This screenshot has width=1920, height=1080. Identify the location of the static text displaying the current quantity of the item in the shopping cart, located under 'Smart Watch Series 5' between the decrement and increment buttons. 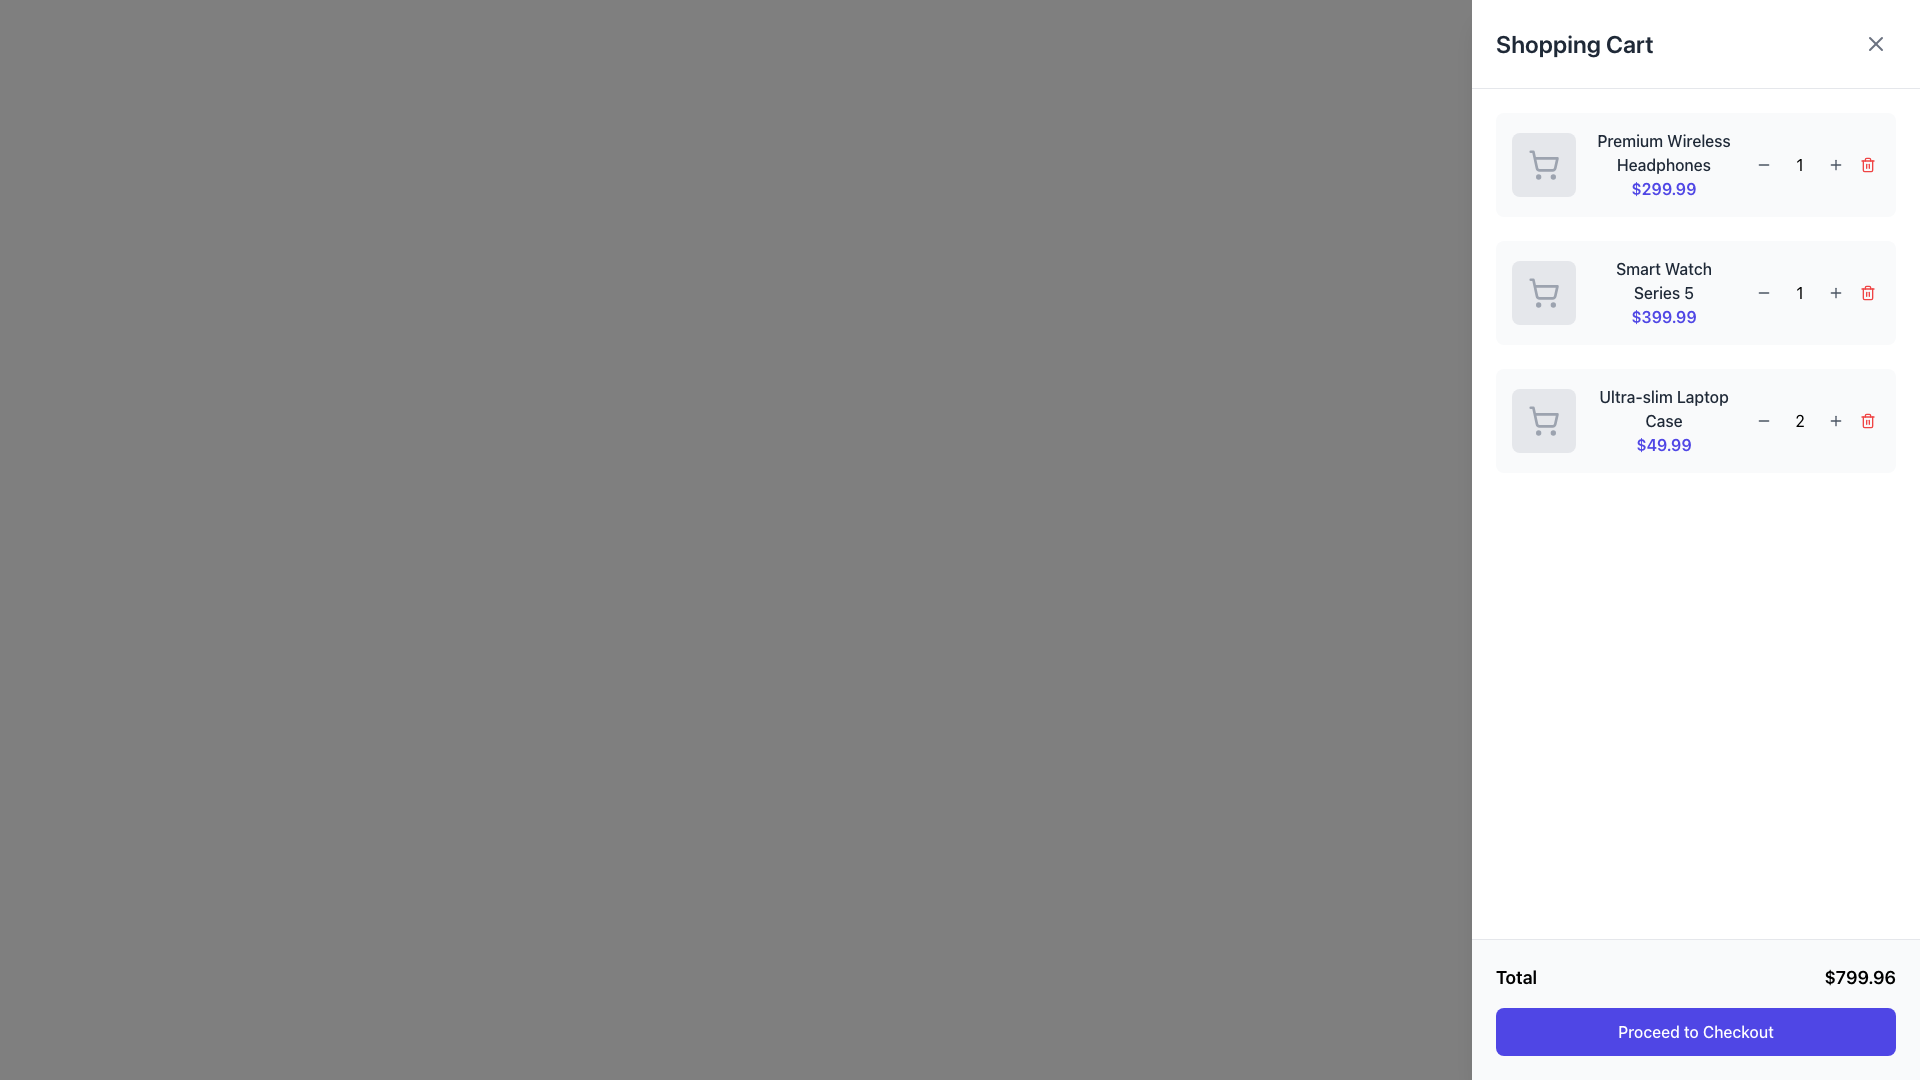
(1800, 293).